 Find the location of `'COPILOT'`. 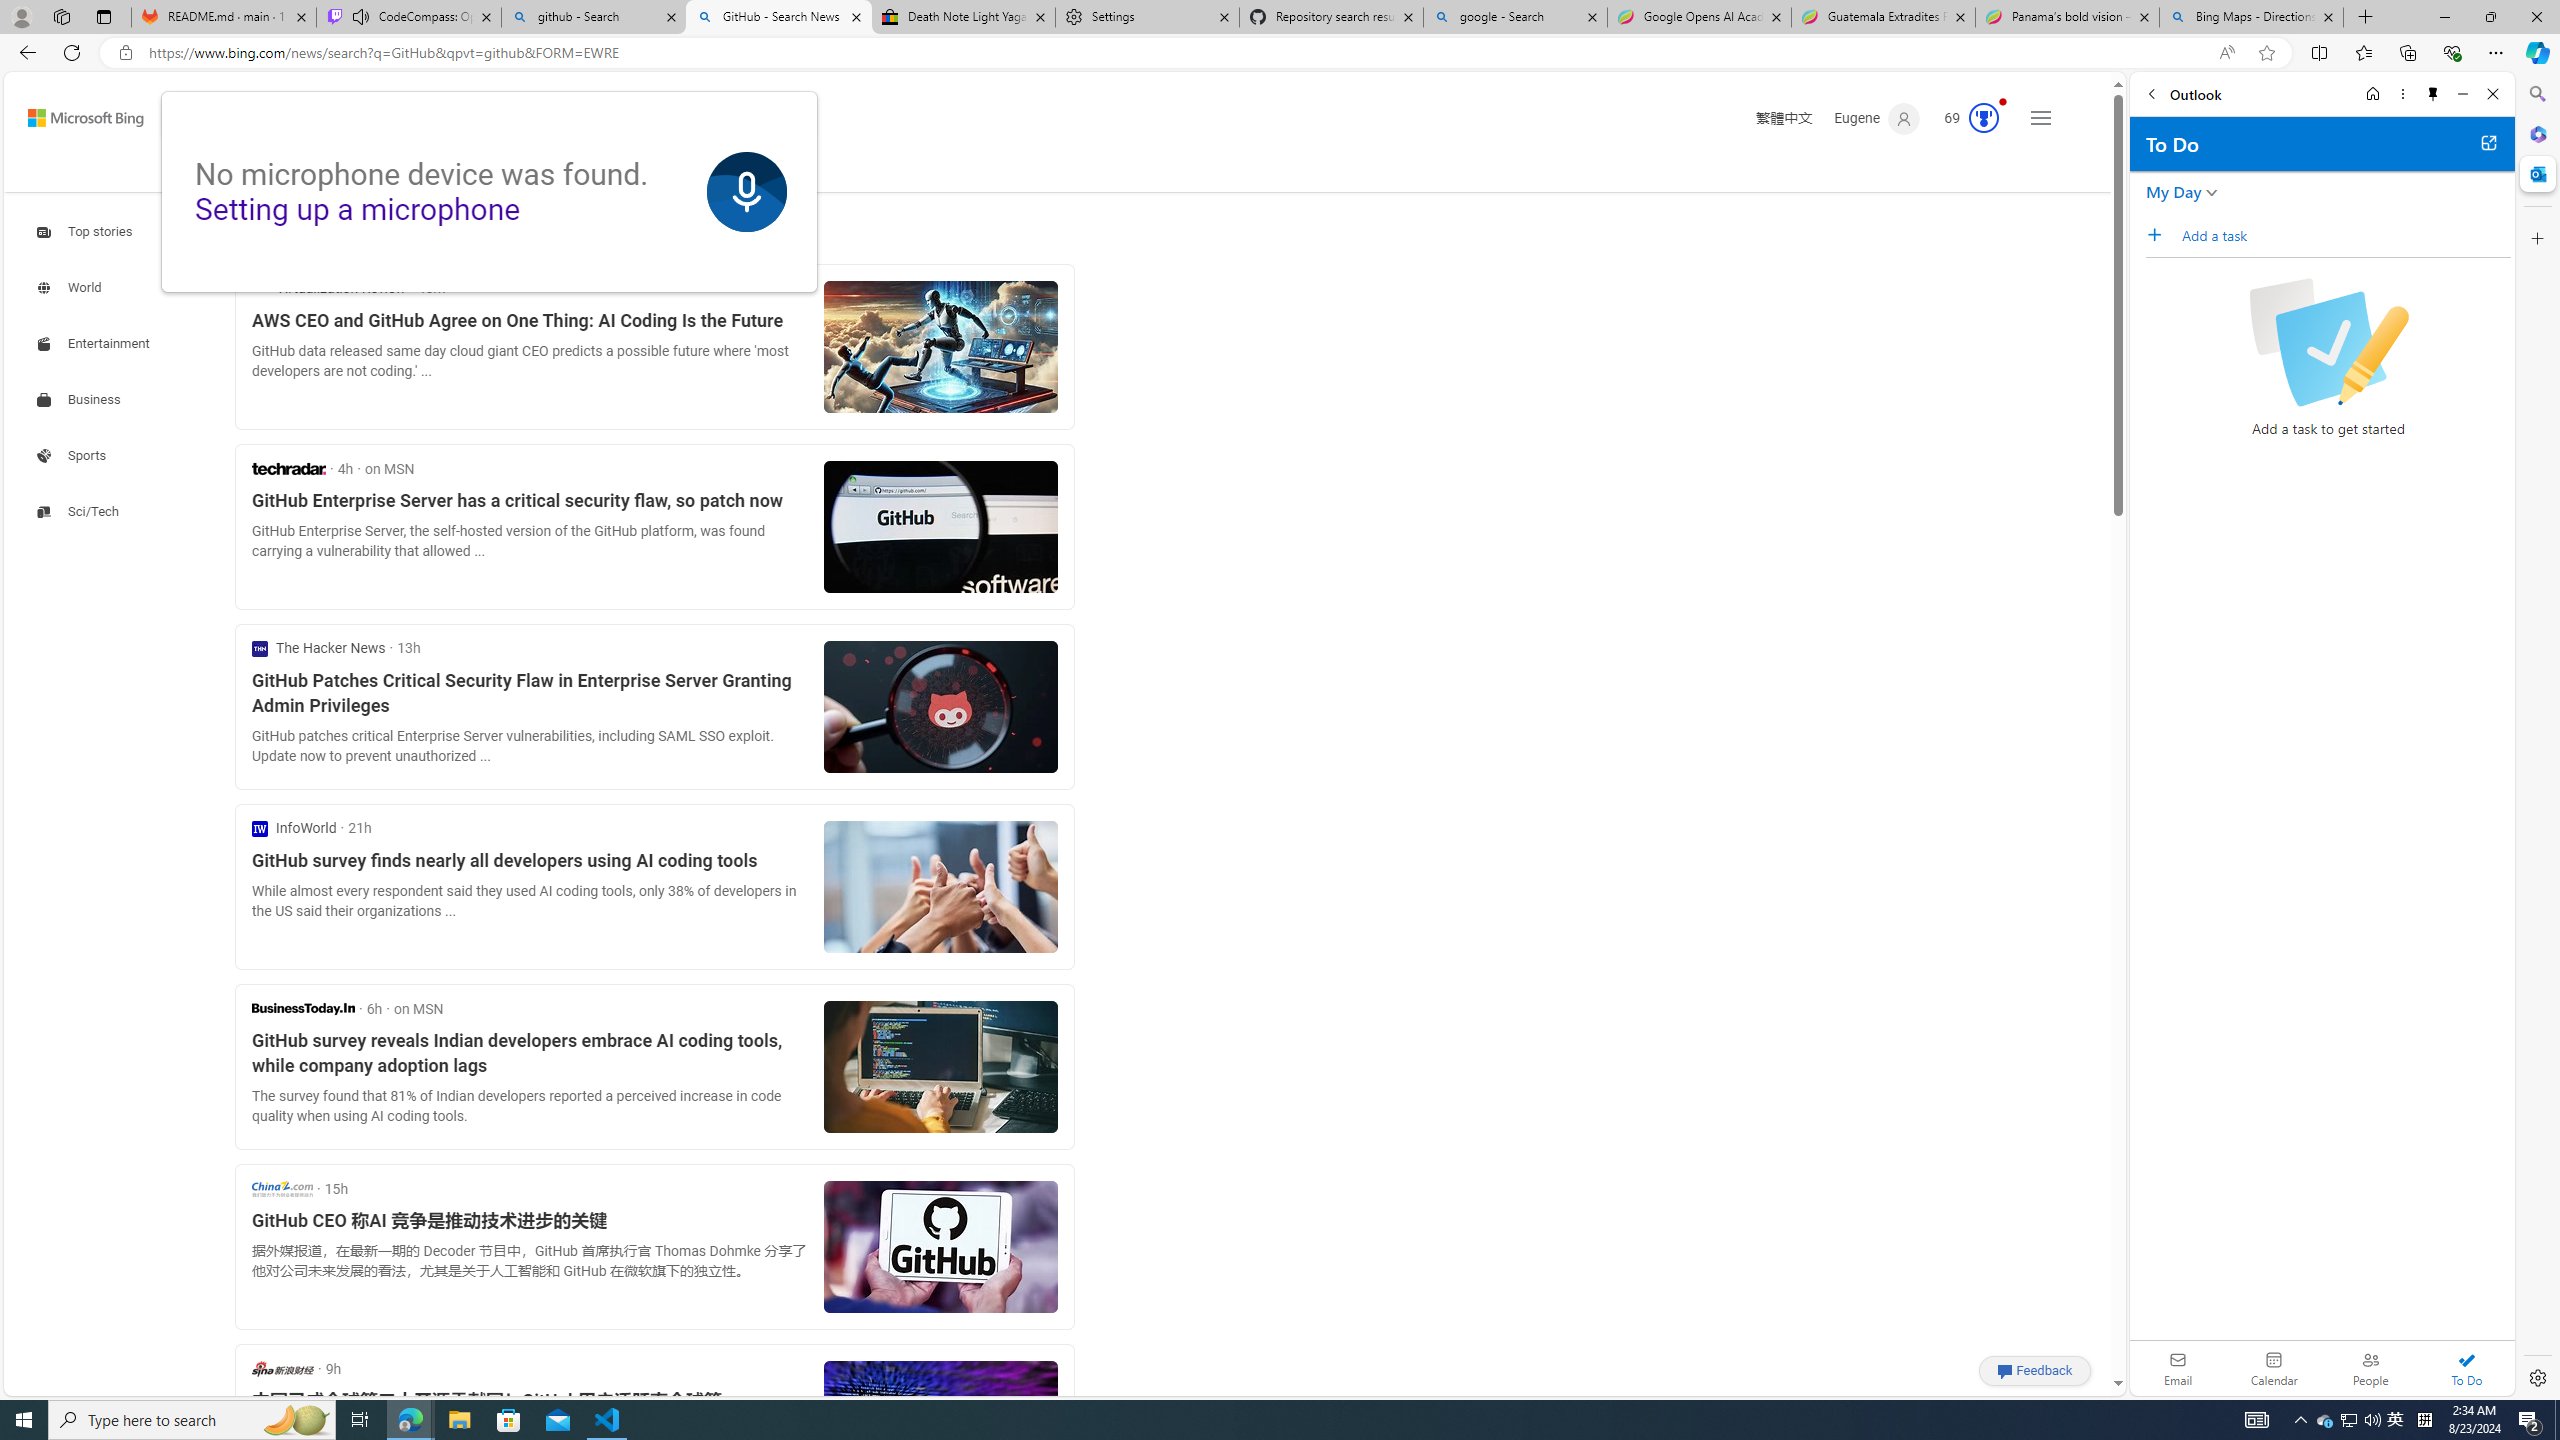

'COPILOT' is located at coordinates (313, 169).